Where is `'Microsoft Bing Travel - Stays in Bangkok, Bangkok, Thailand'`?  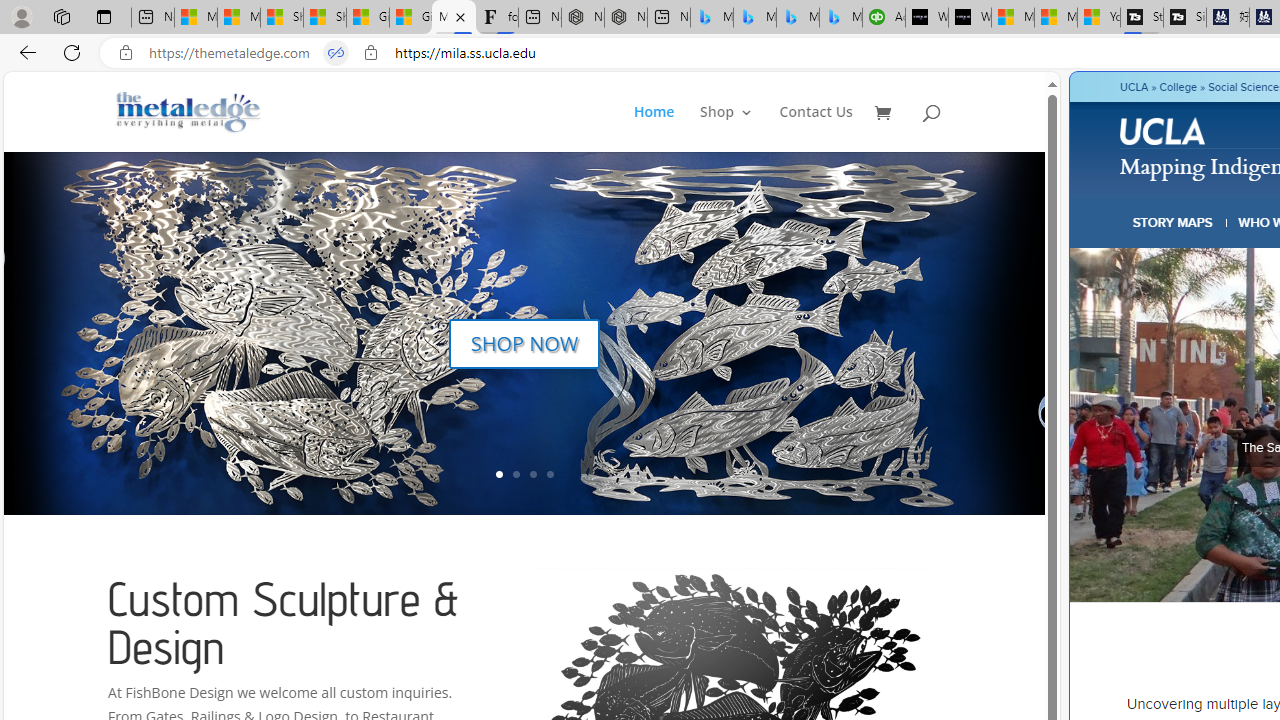
'Microsoft Bing Travel - Stays in Bangkok, Bangkok, Thailand' is located at coordinates (753, 17).